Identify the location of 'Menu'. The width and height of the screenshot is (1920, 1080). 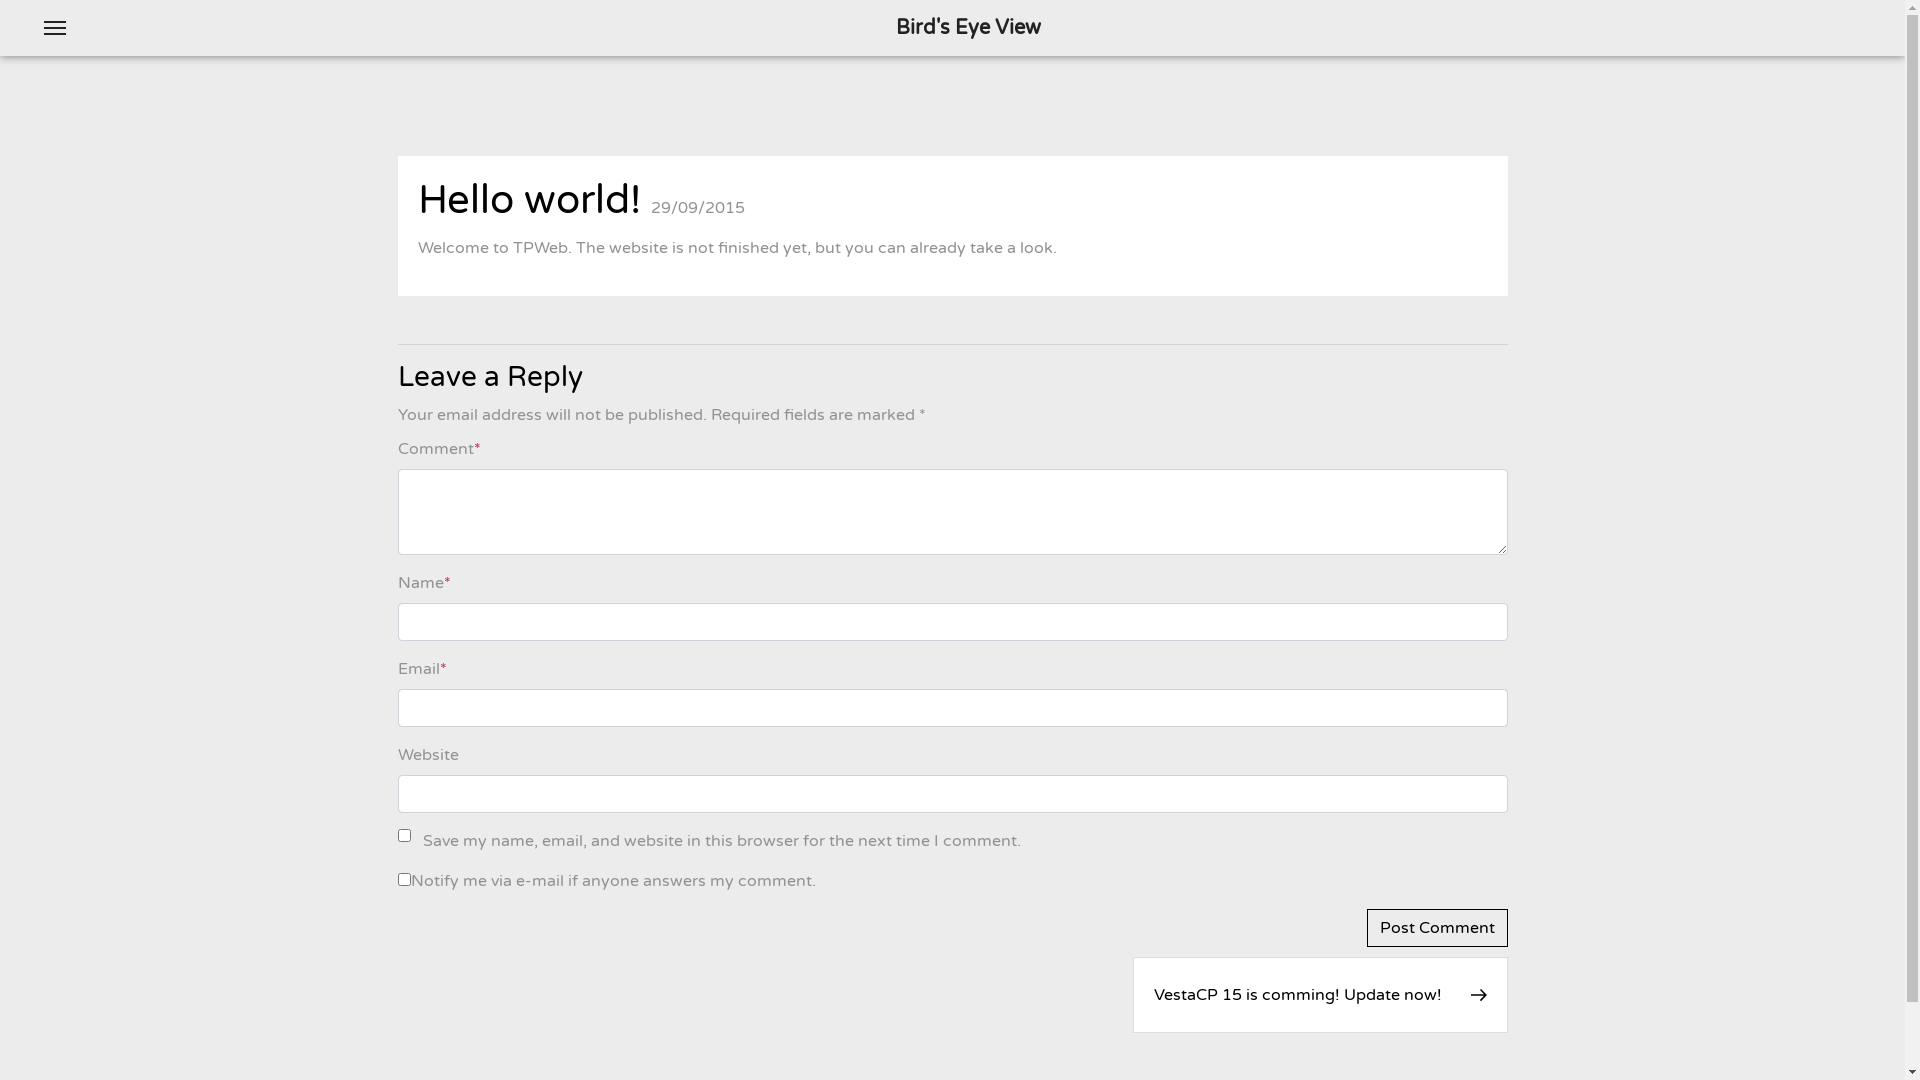
(54, 27).